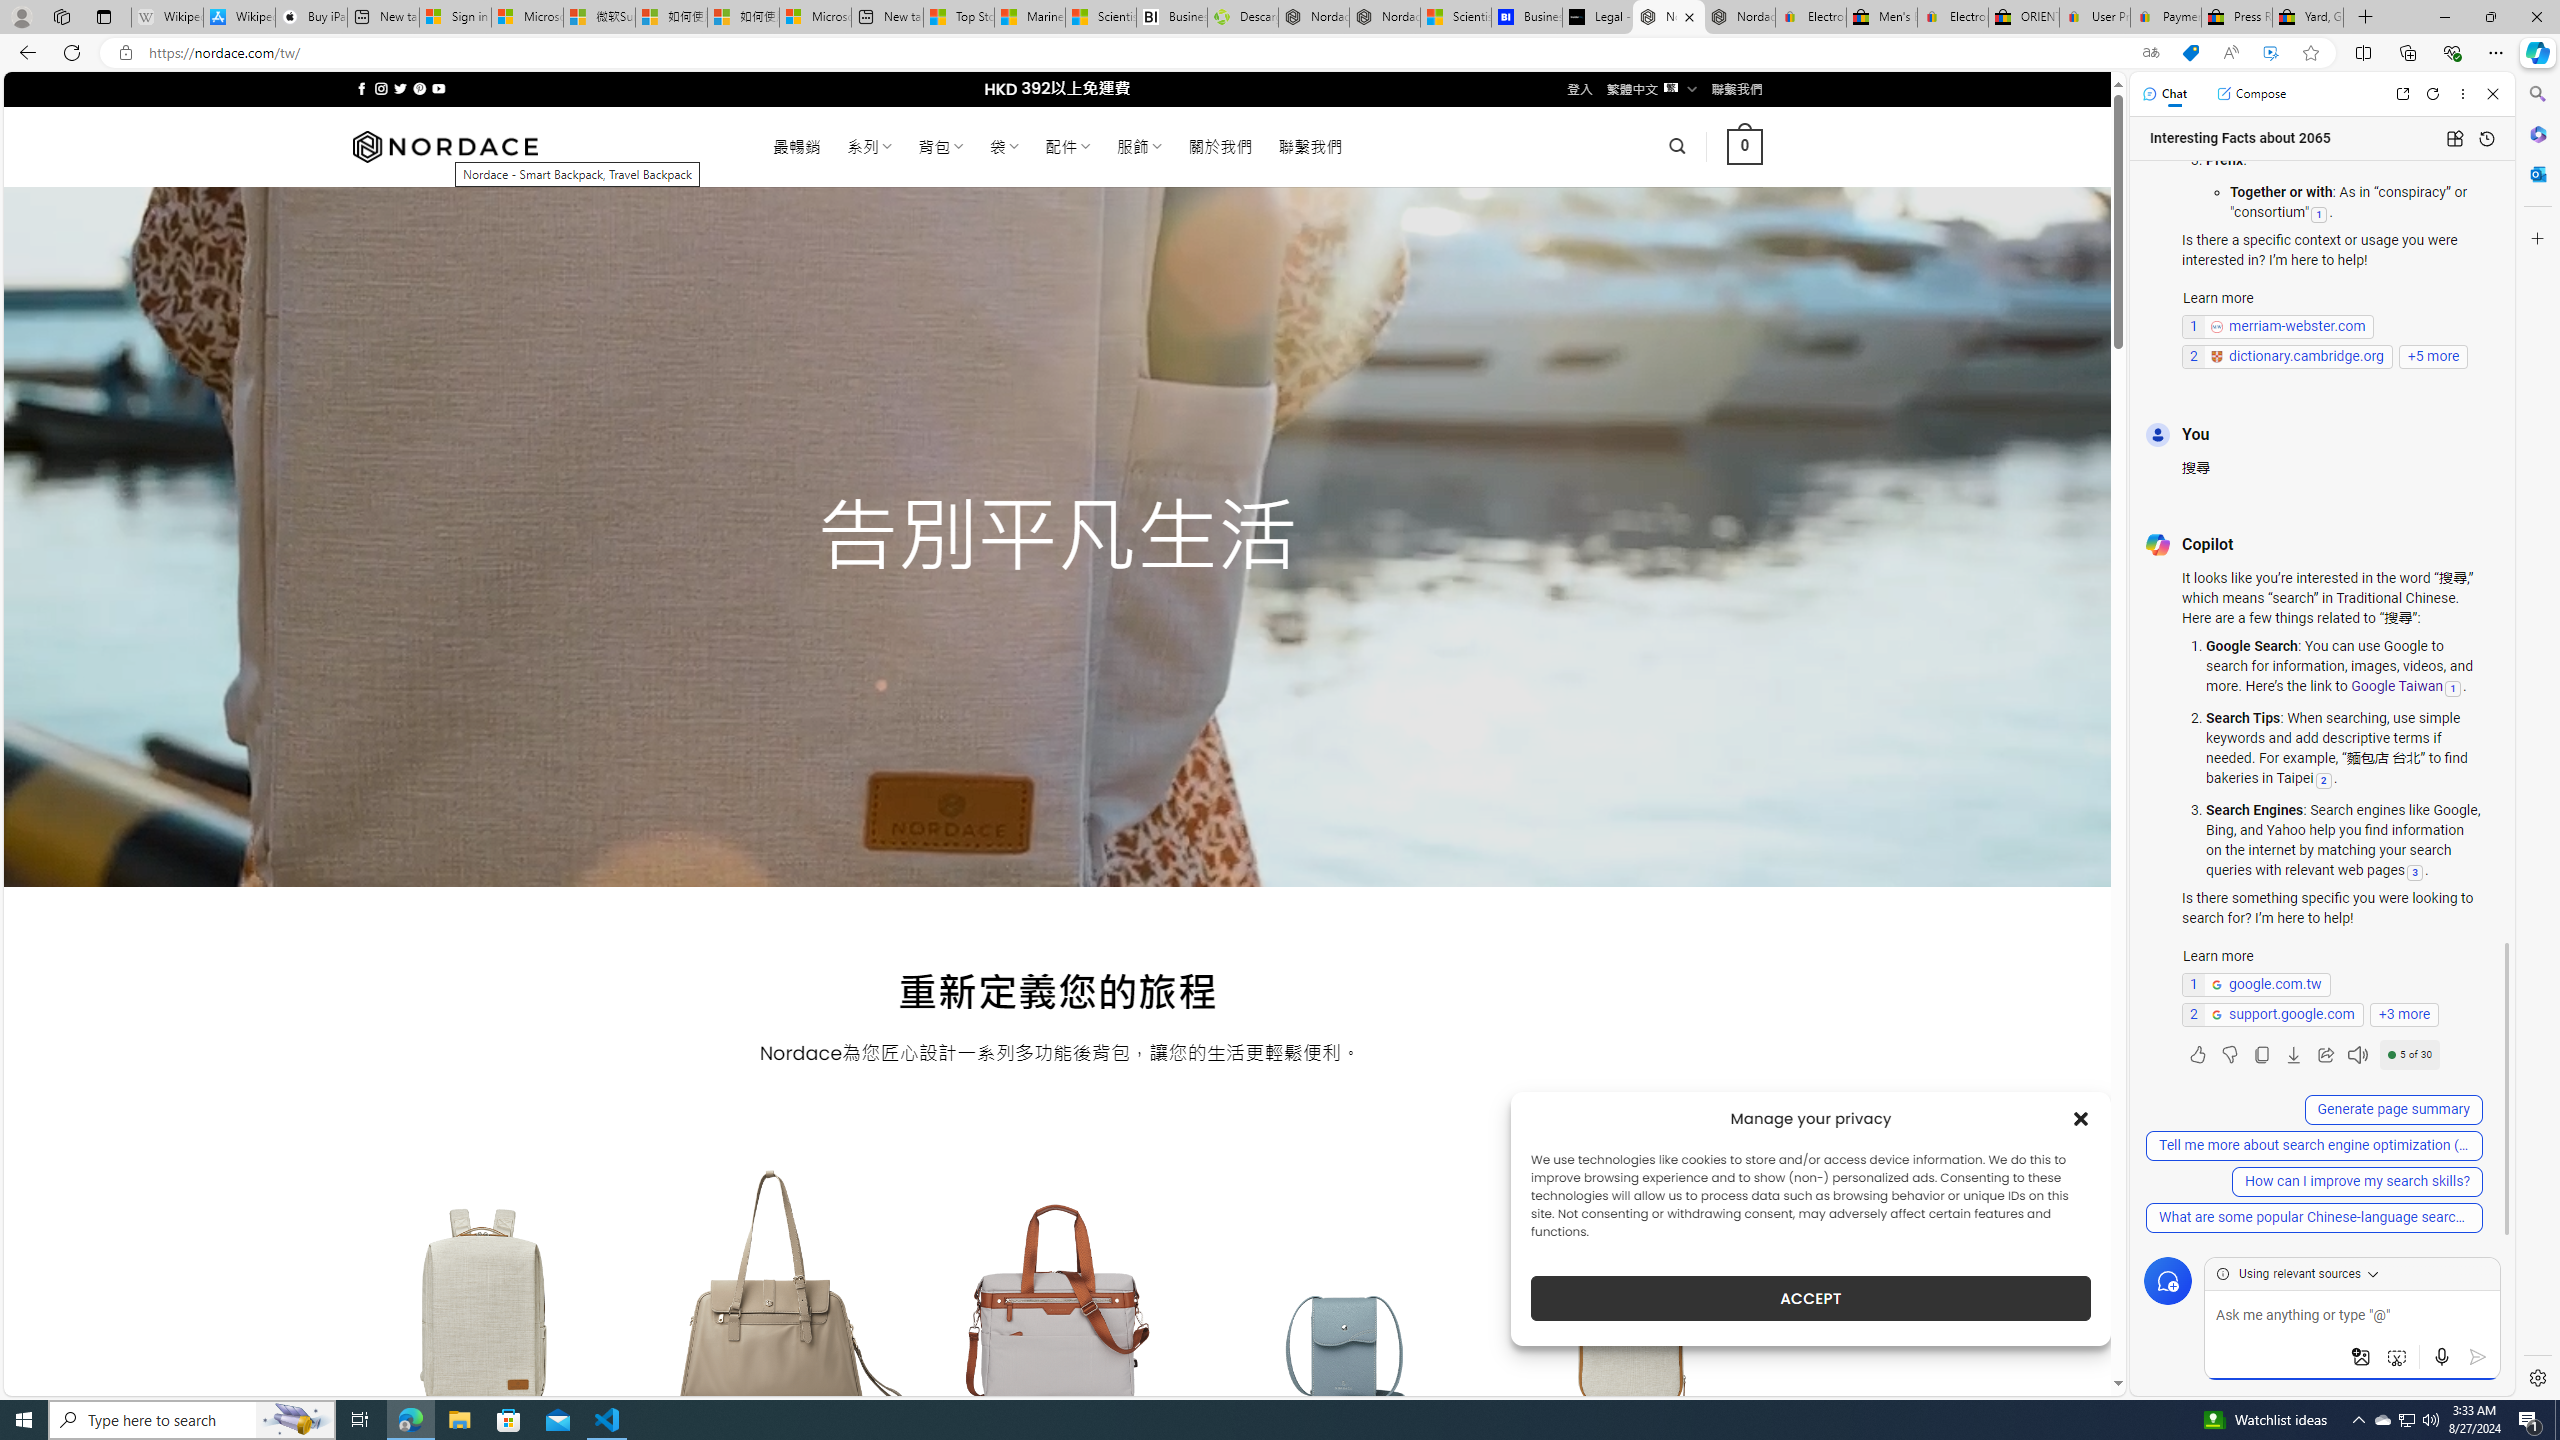  What do you see at coordinates (380, 88) in the screenshot?
I see `'Follow on Instagram'` at bounding box center [380, 88].